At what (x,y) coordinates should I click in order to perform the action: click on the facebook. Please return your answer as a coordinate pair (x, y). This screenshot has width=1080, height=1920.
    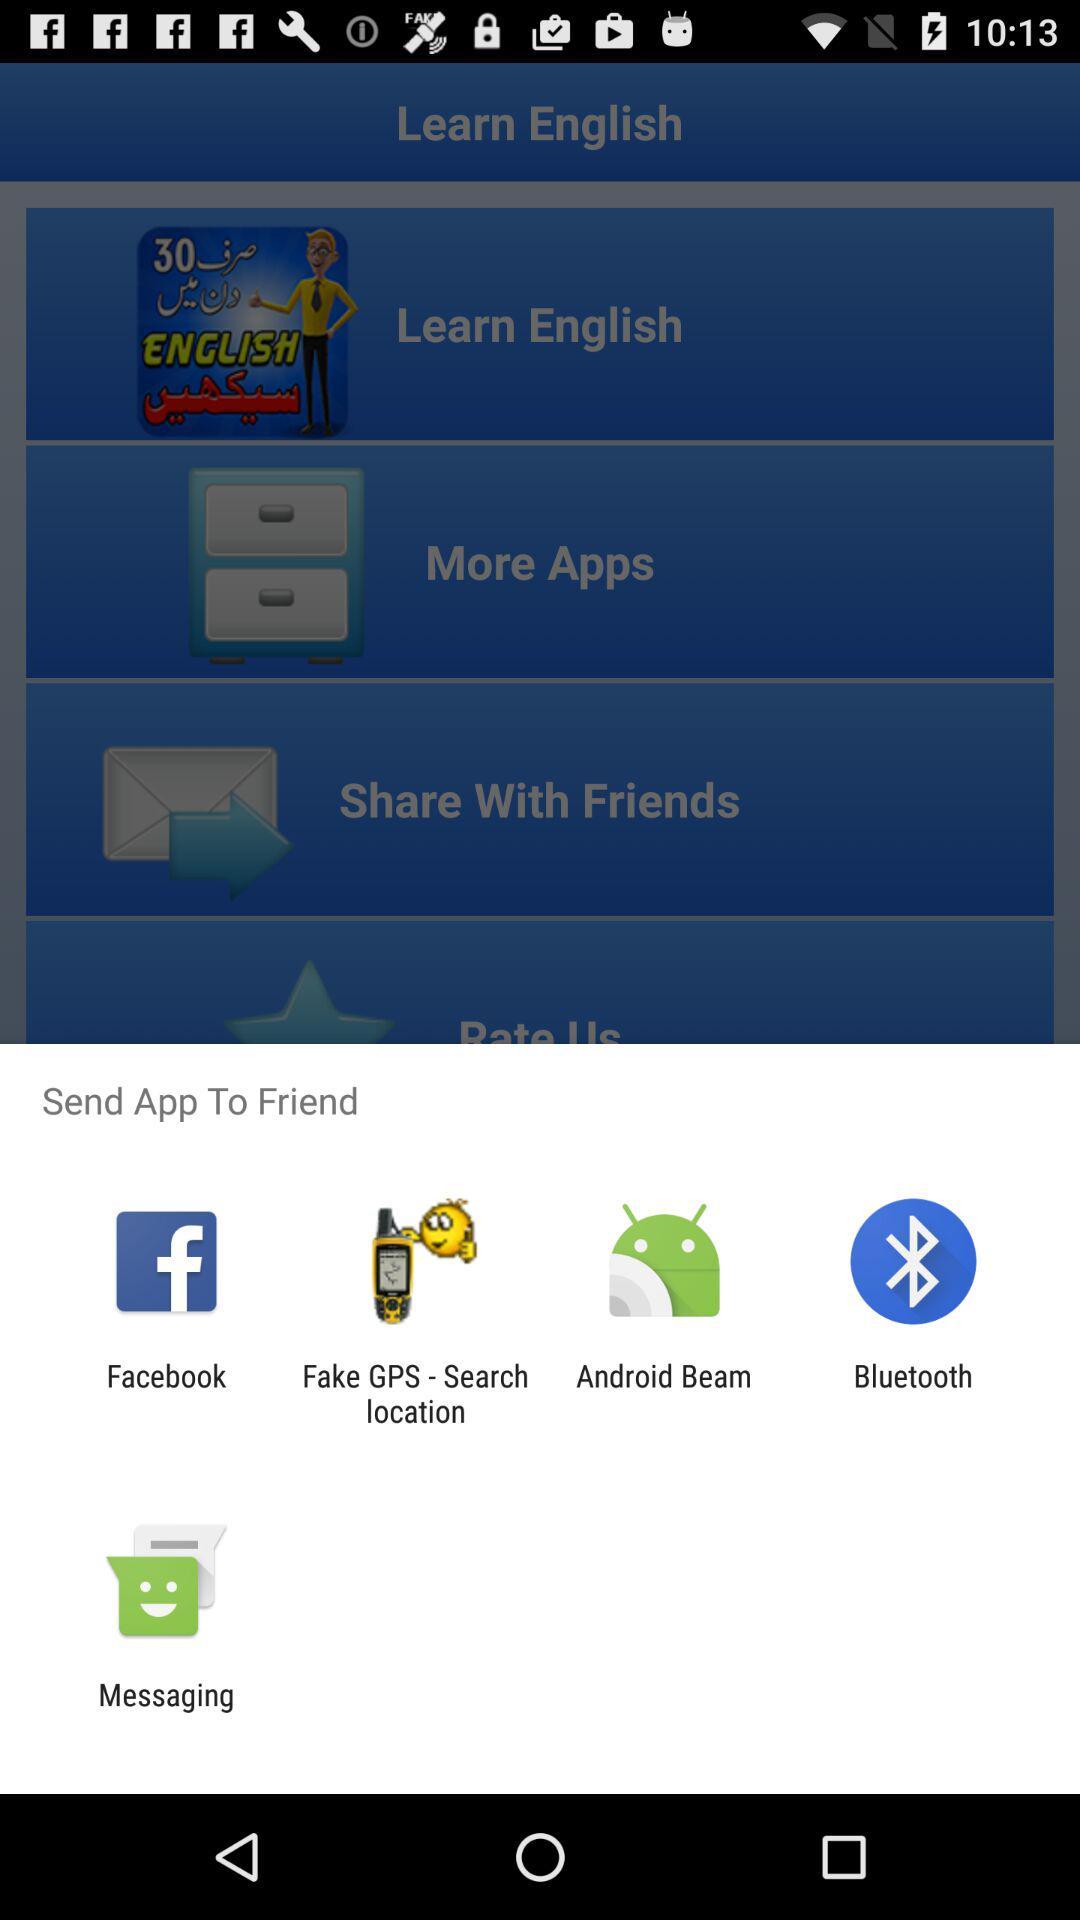
    Looking at the image, I should click on (165, 1392).